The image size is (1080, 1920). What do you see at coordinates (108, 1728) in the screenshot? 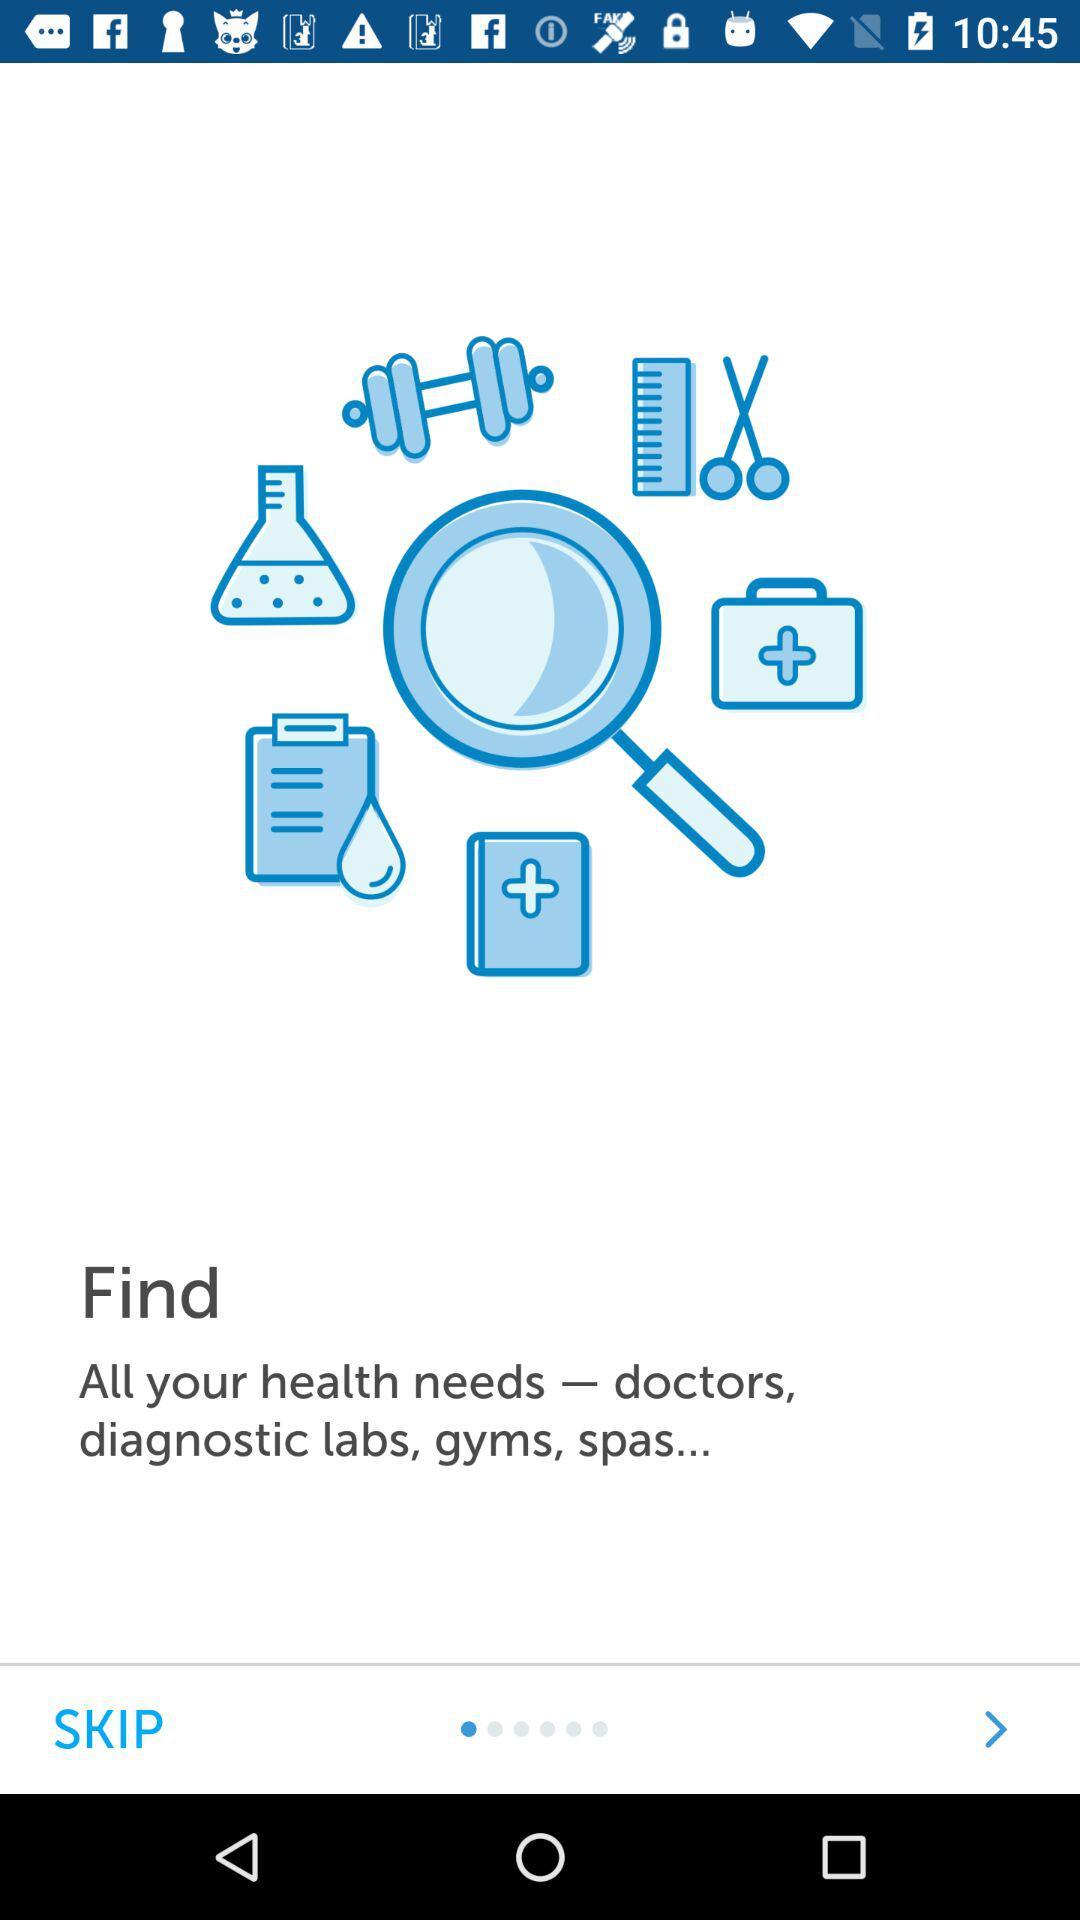
I see `skip` at bounding box center [108, 1728].